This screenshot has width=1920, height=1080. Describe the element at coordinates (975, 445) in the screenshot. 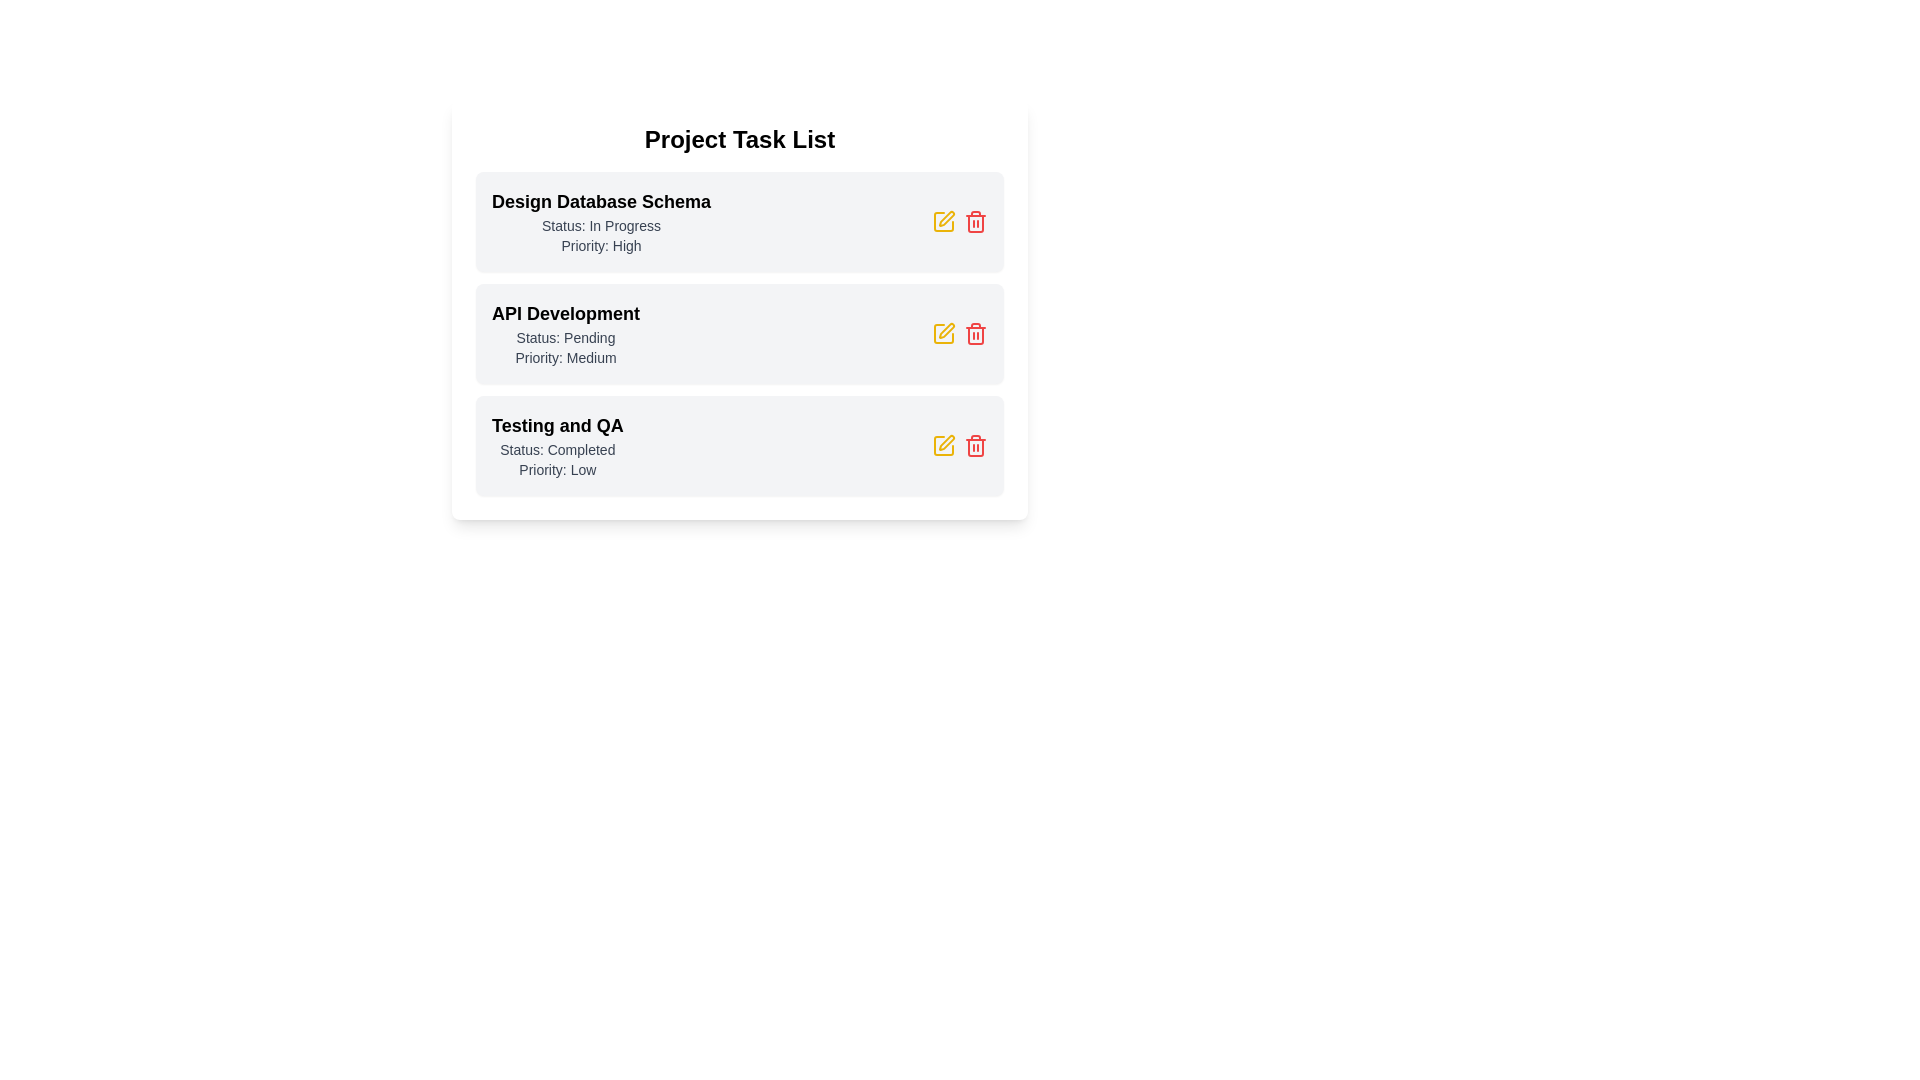

I see `trash icon next to the task with the name Testing and QA to delete it` at that location.